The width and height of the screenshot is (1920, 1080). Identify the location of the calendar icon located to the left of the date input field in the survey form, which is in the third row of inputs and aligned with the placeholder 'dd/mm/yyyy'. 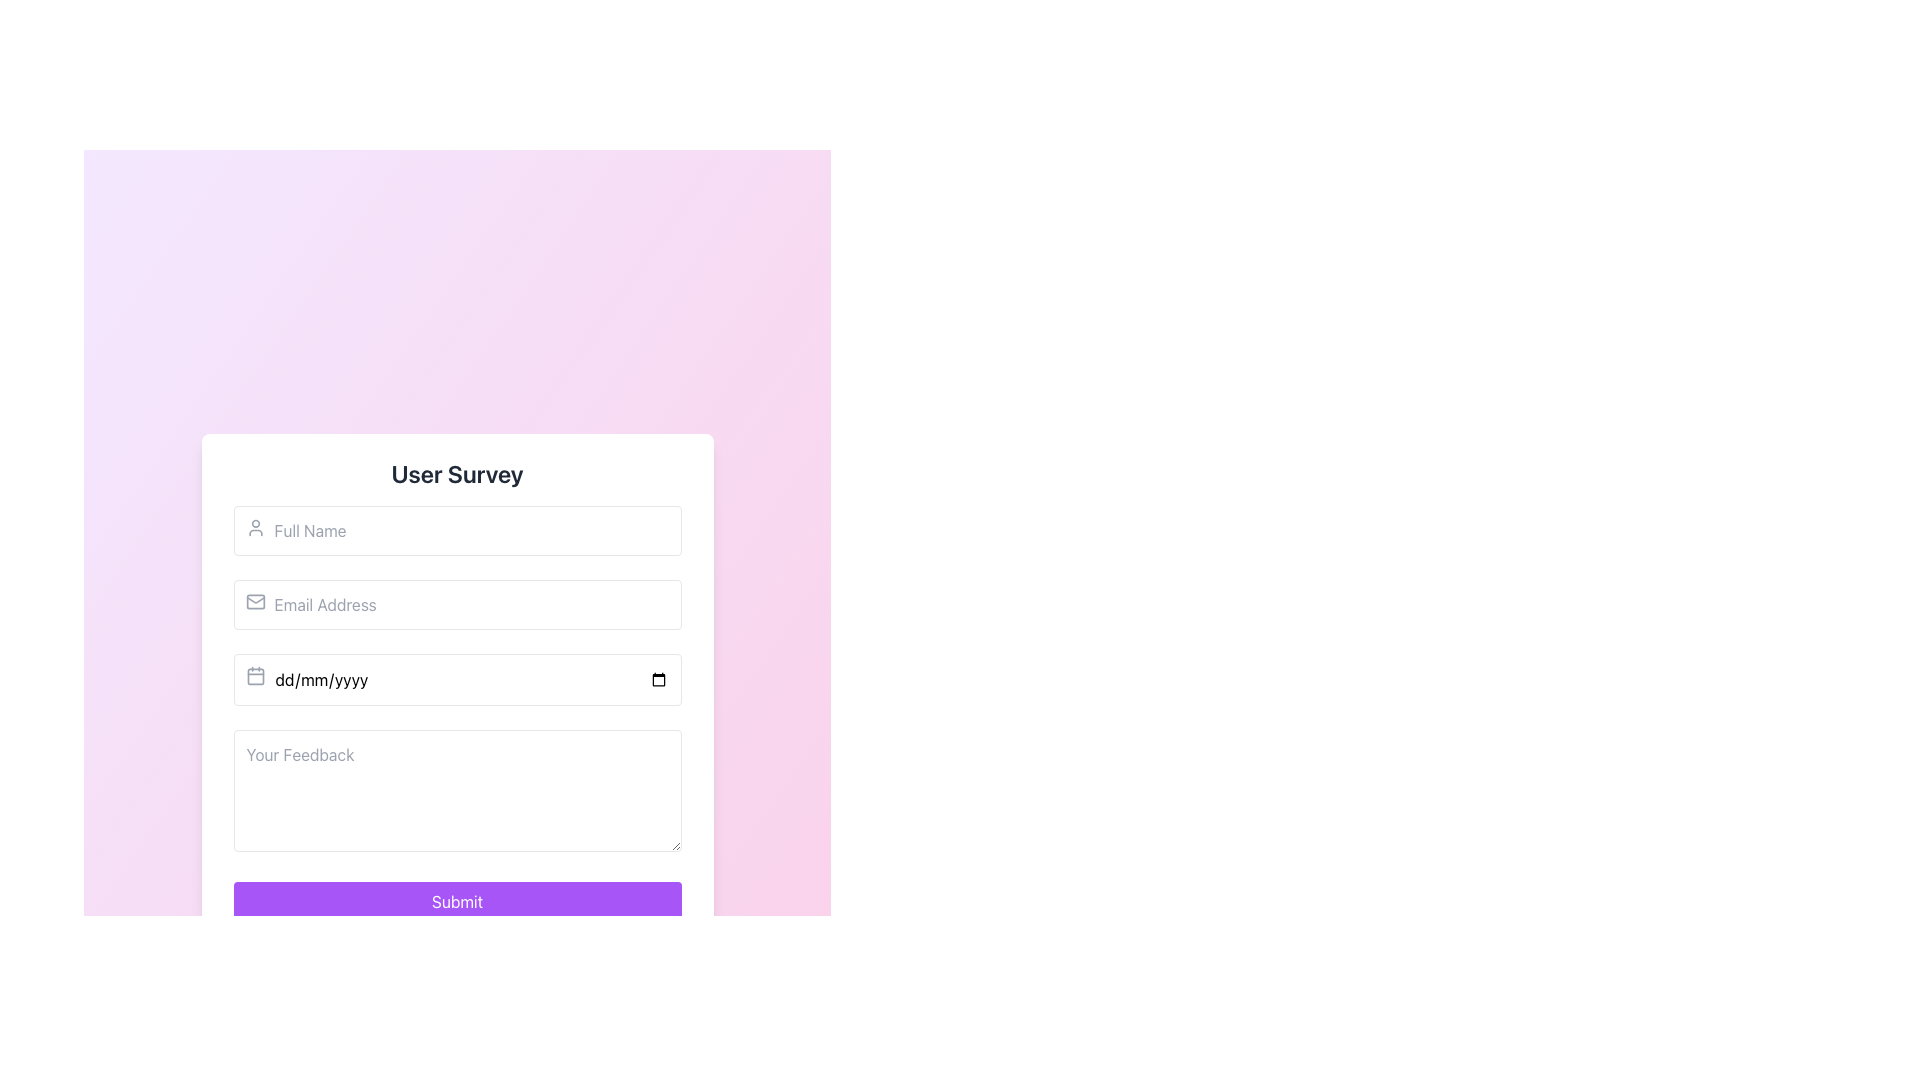
(254, 675).